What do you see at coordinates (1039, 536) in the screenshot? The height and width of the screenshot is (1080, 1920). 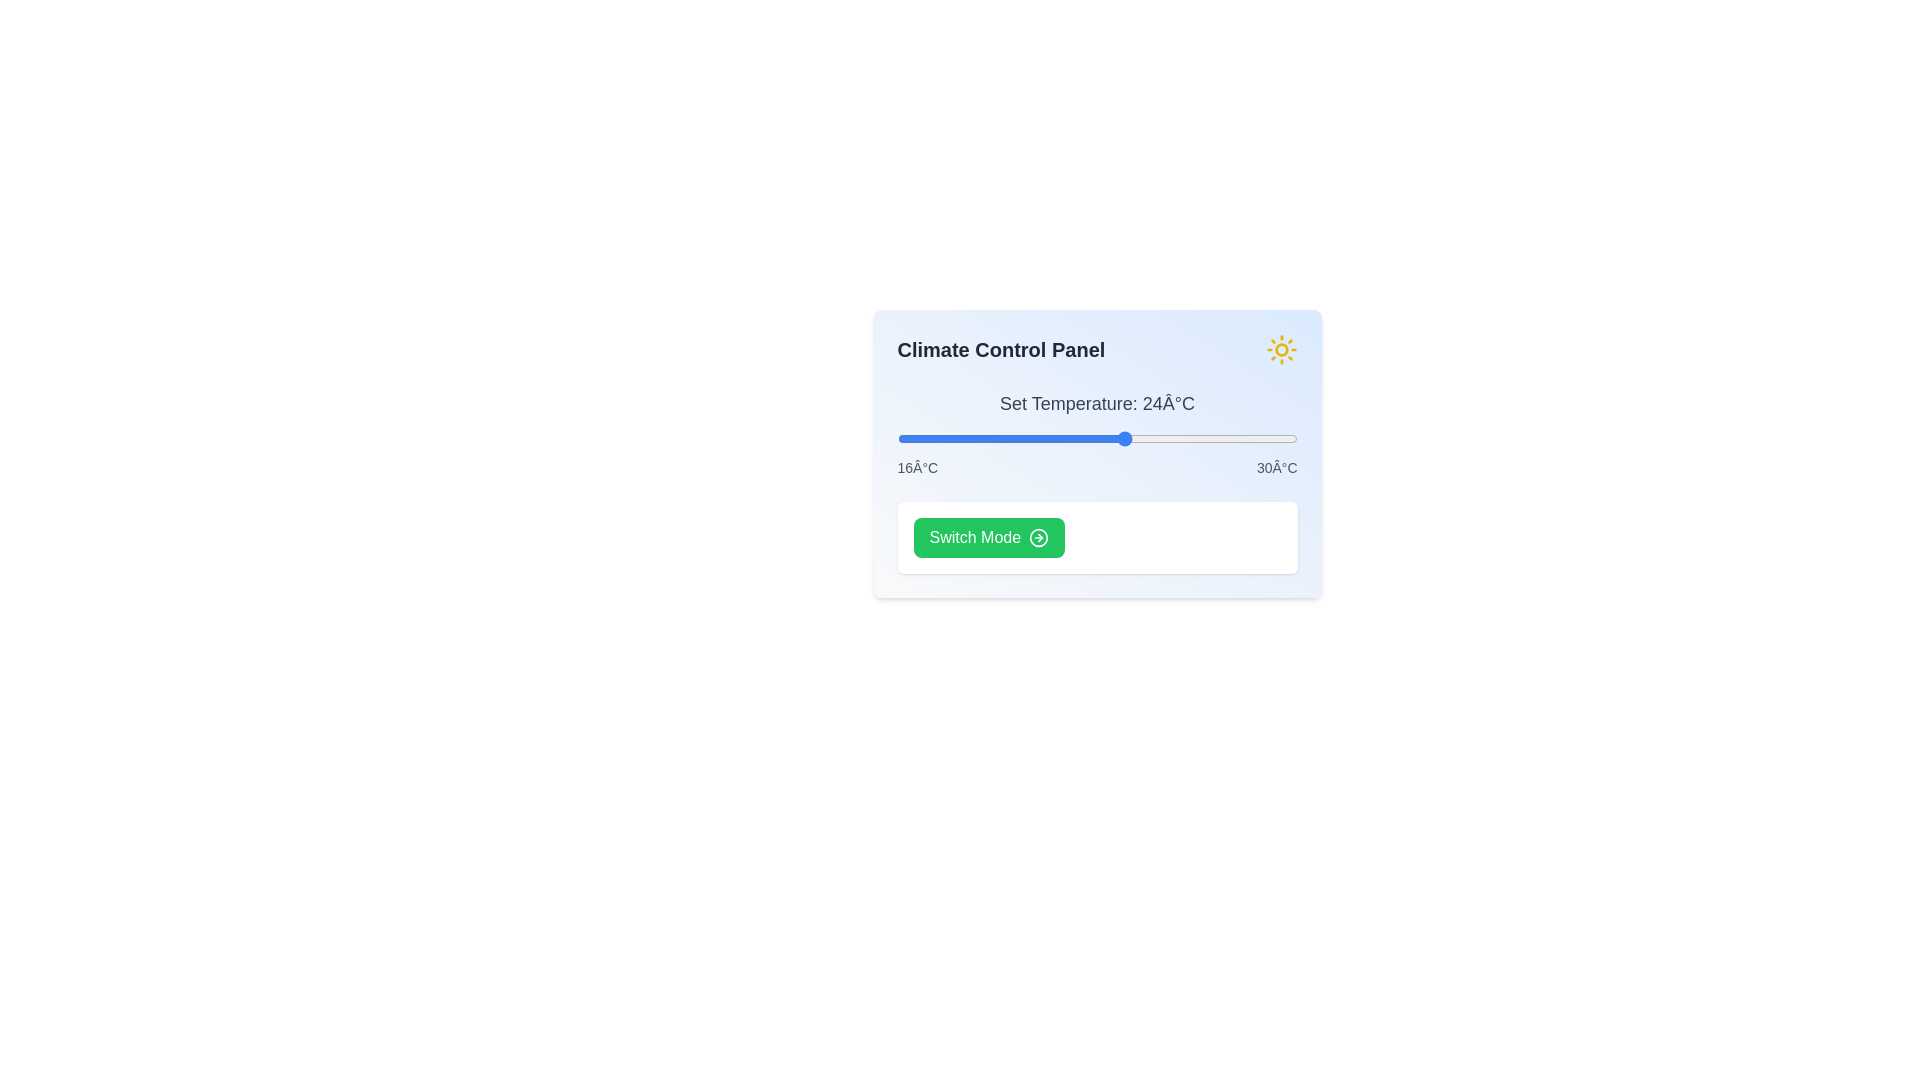 I see `the button labeled 'Switch Mode' that contains a circular icon with a right-pointing arrow at its end` at bounding box center [1039, 536].